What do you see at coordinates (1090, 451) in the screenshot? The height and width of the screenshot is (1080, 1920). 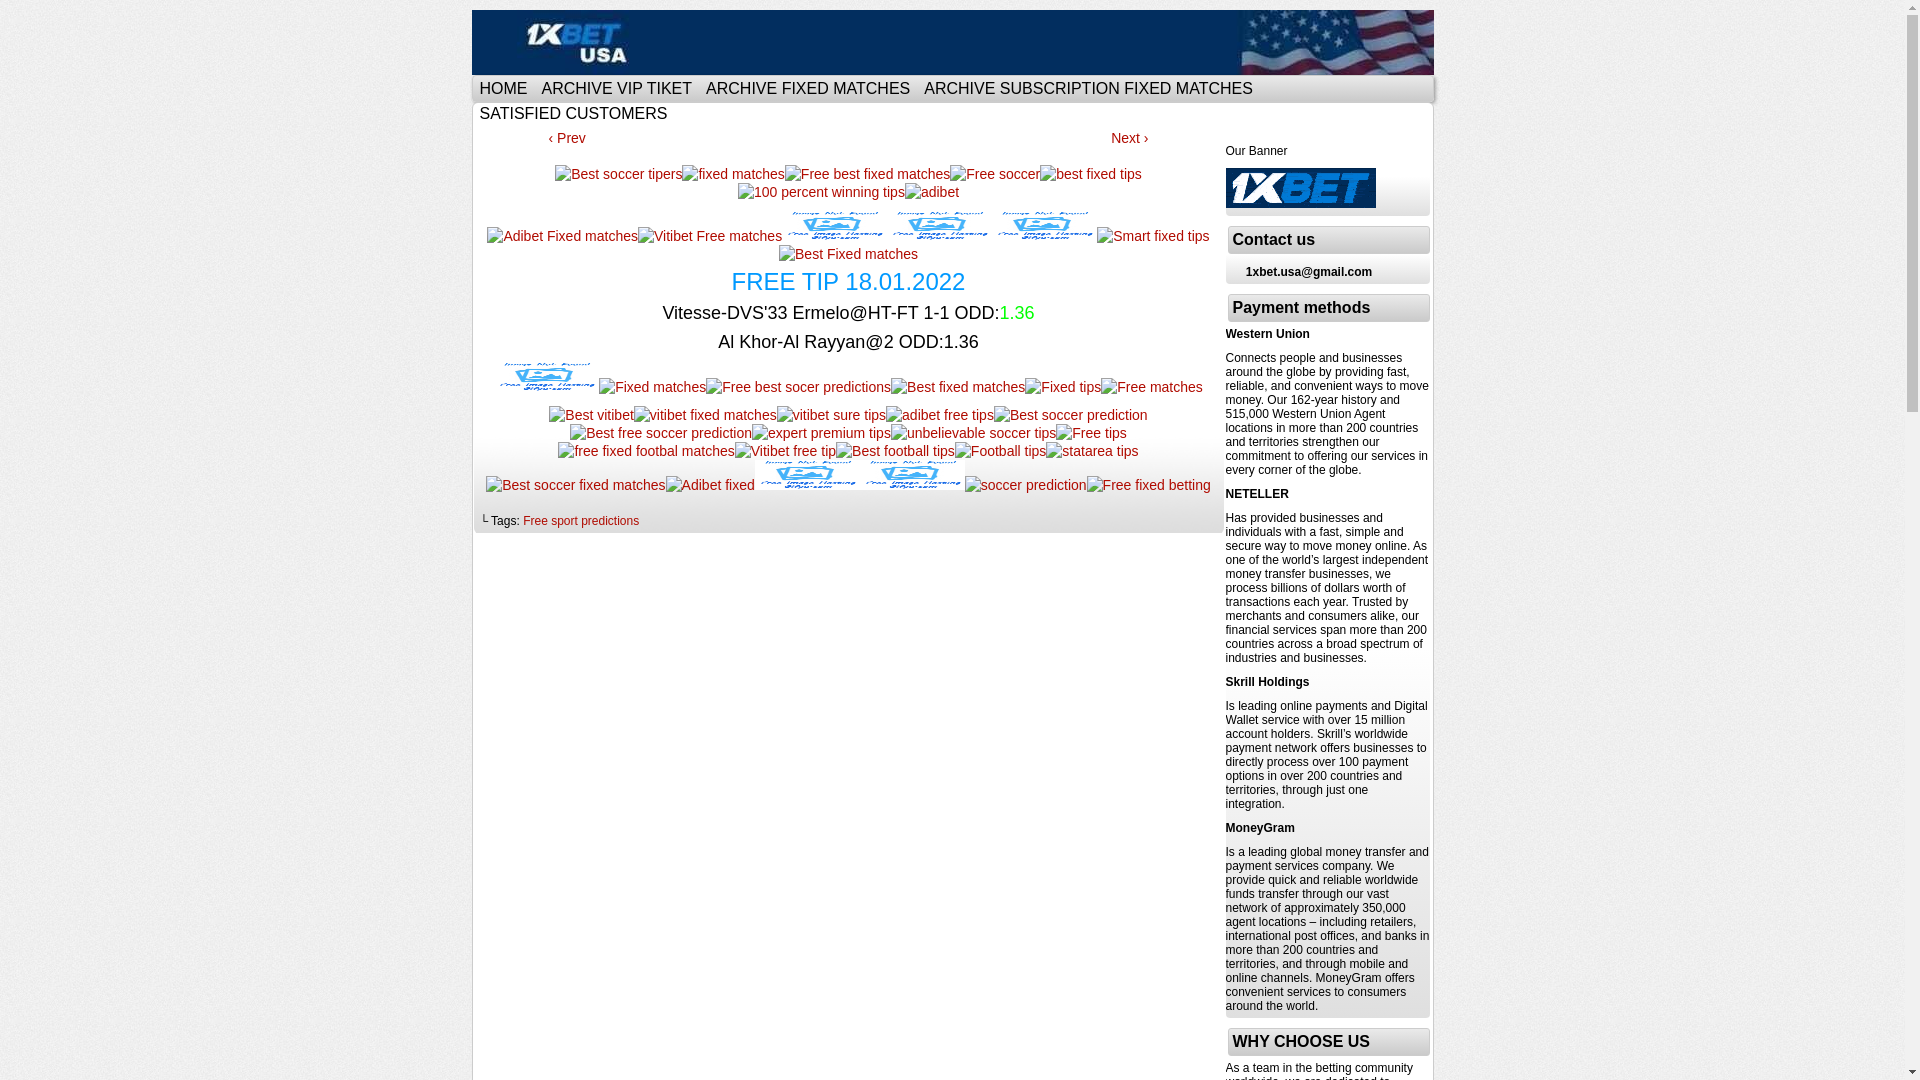 I see `'statarea tips'` at bounding box center [1090, 451].